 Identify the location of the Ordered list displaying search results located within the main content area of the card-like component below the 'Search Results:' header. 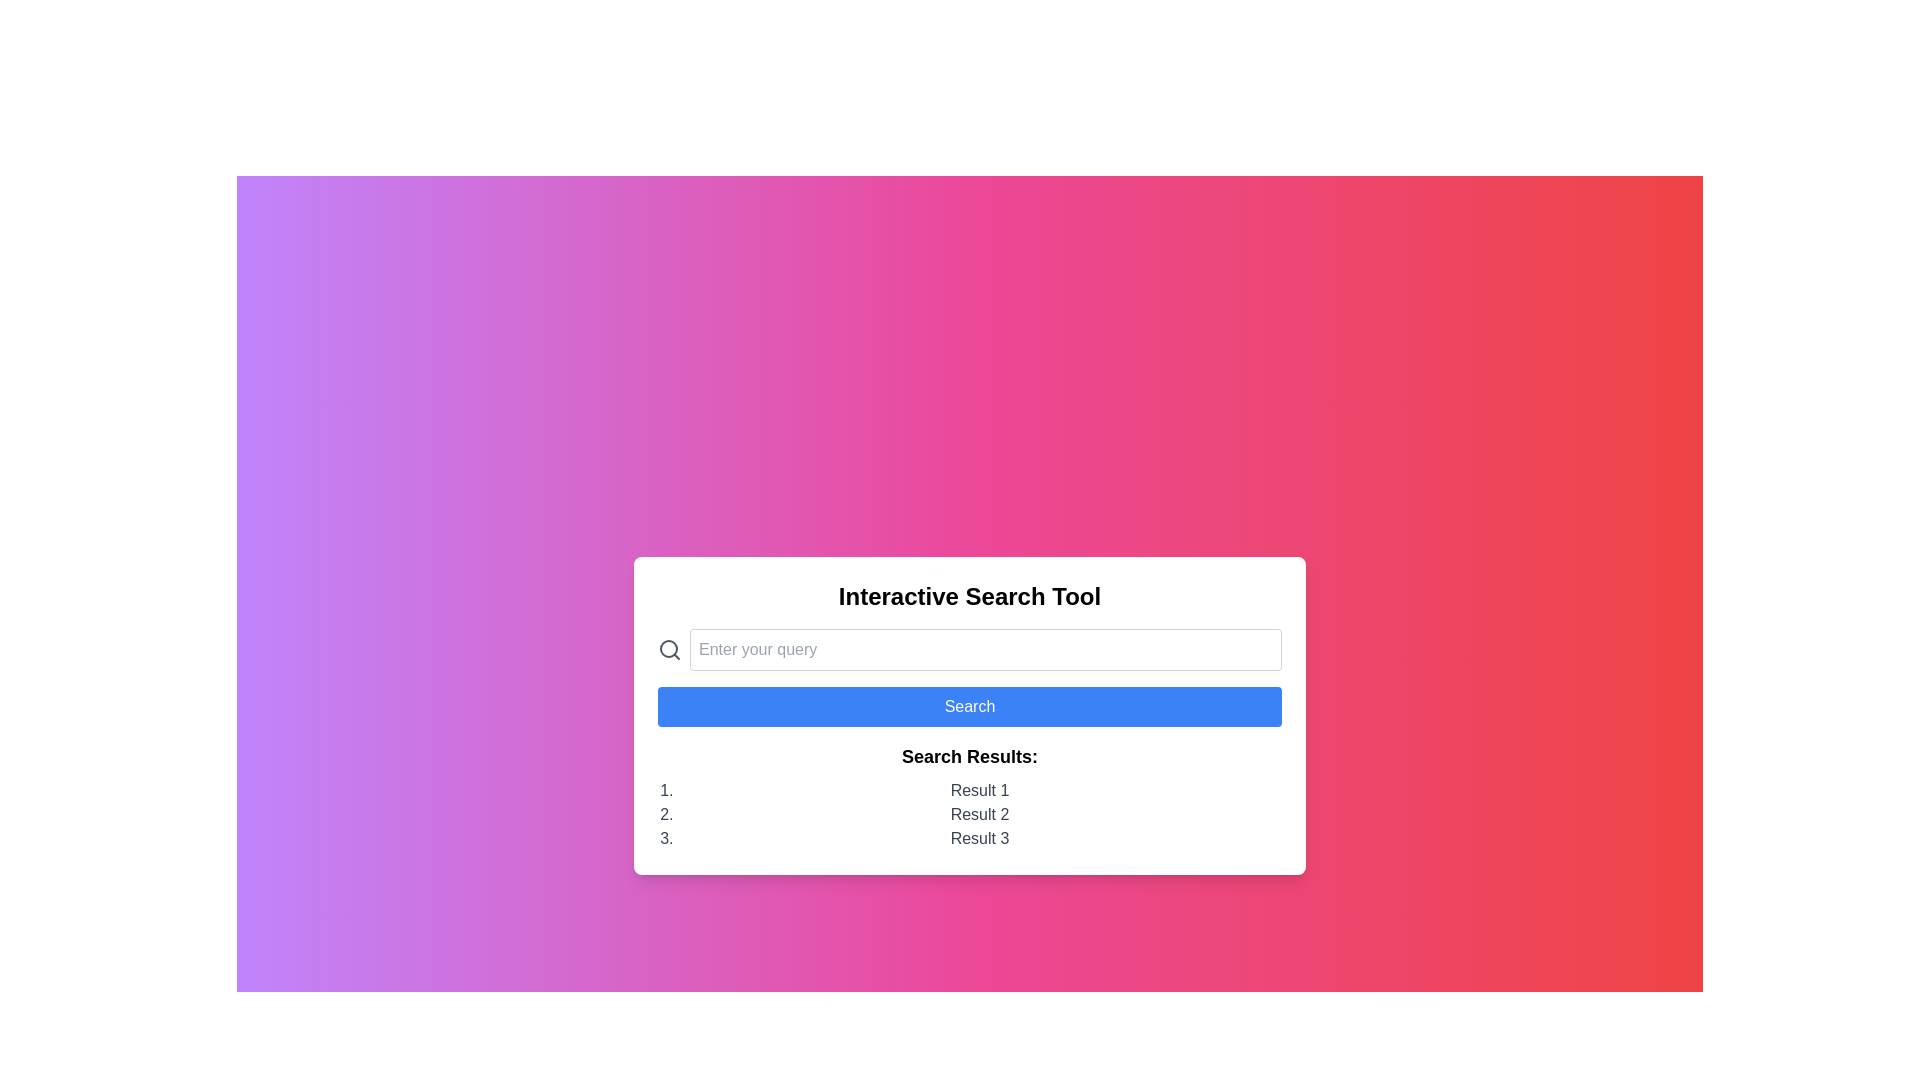
(969, 814).